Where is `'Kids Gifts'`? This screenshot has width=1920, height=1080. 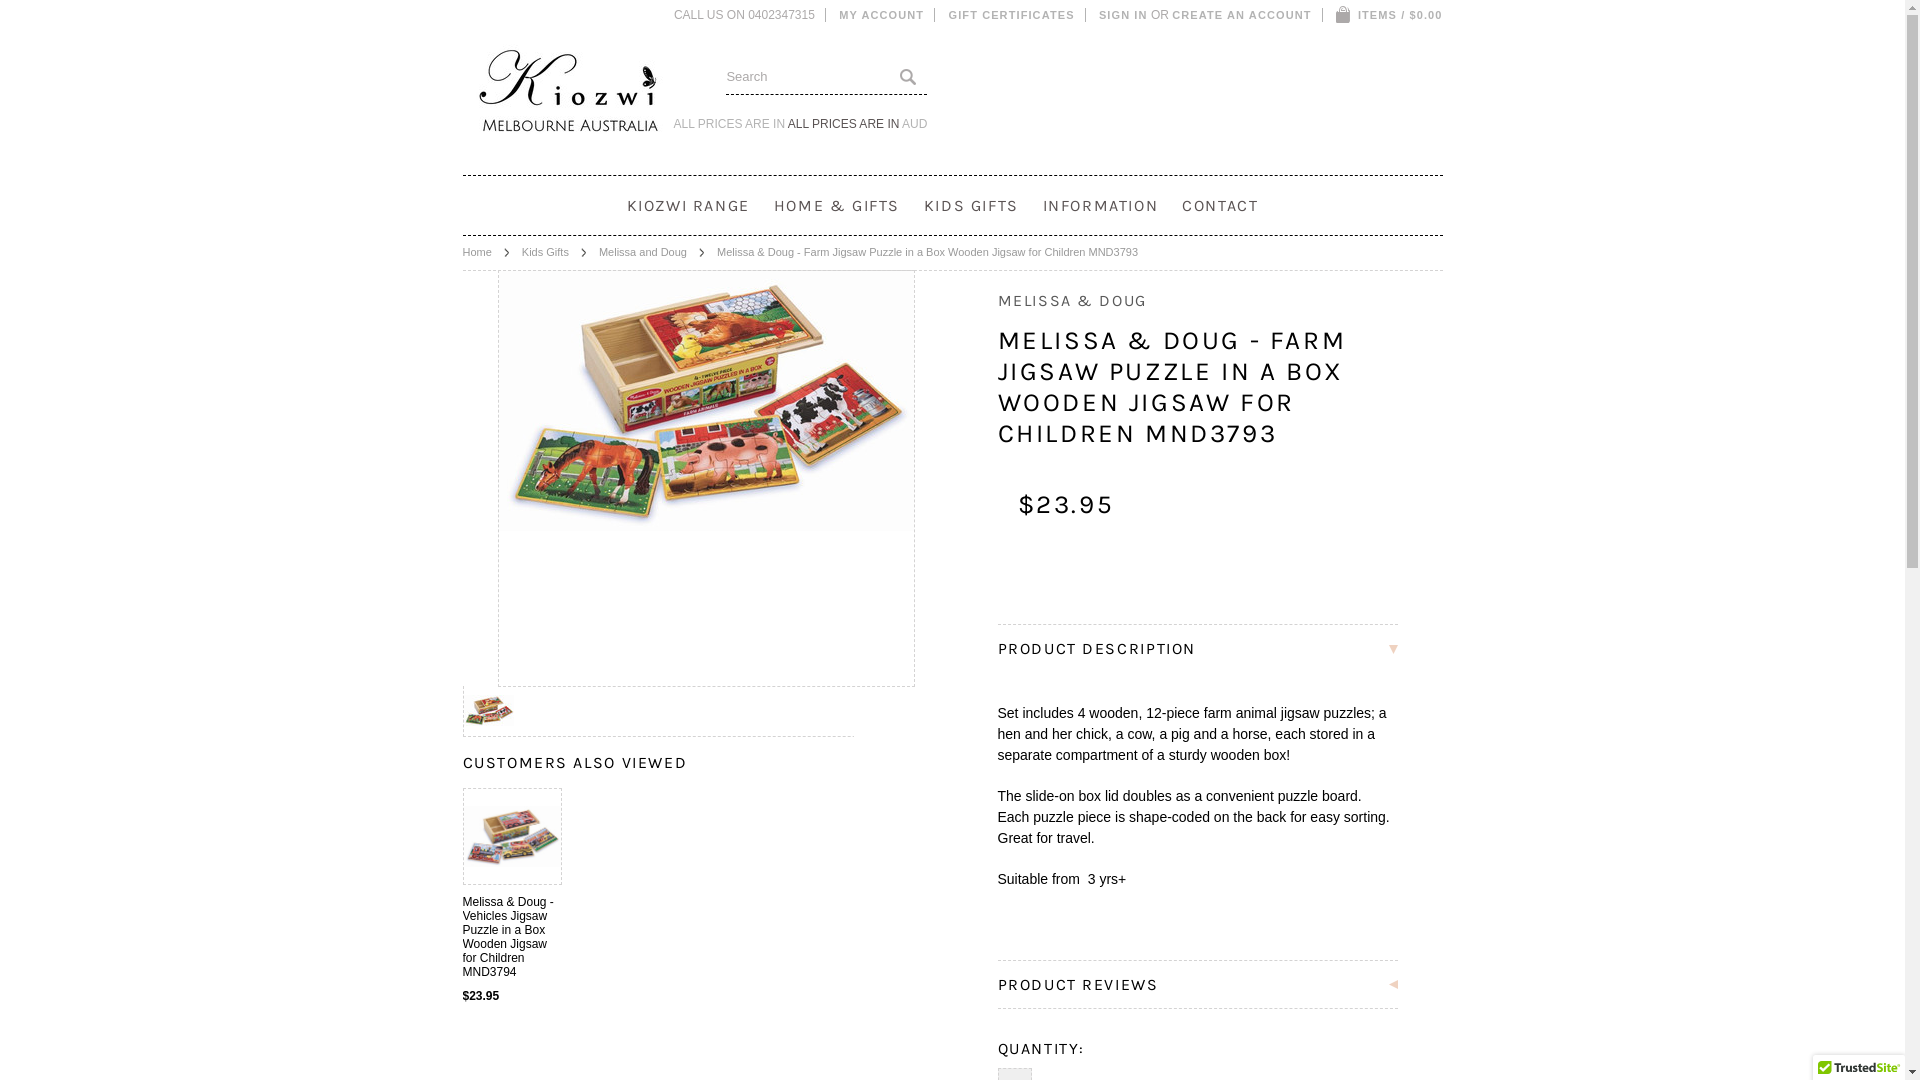 'Kids Gifts' is located at coordinates (554, 250).